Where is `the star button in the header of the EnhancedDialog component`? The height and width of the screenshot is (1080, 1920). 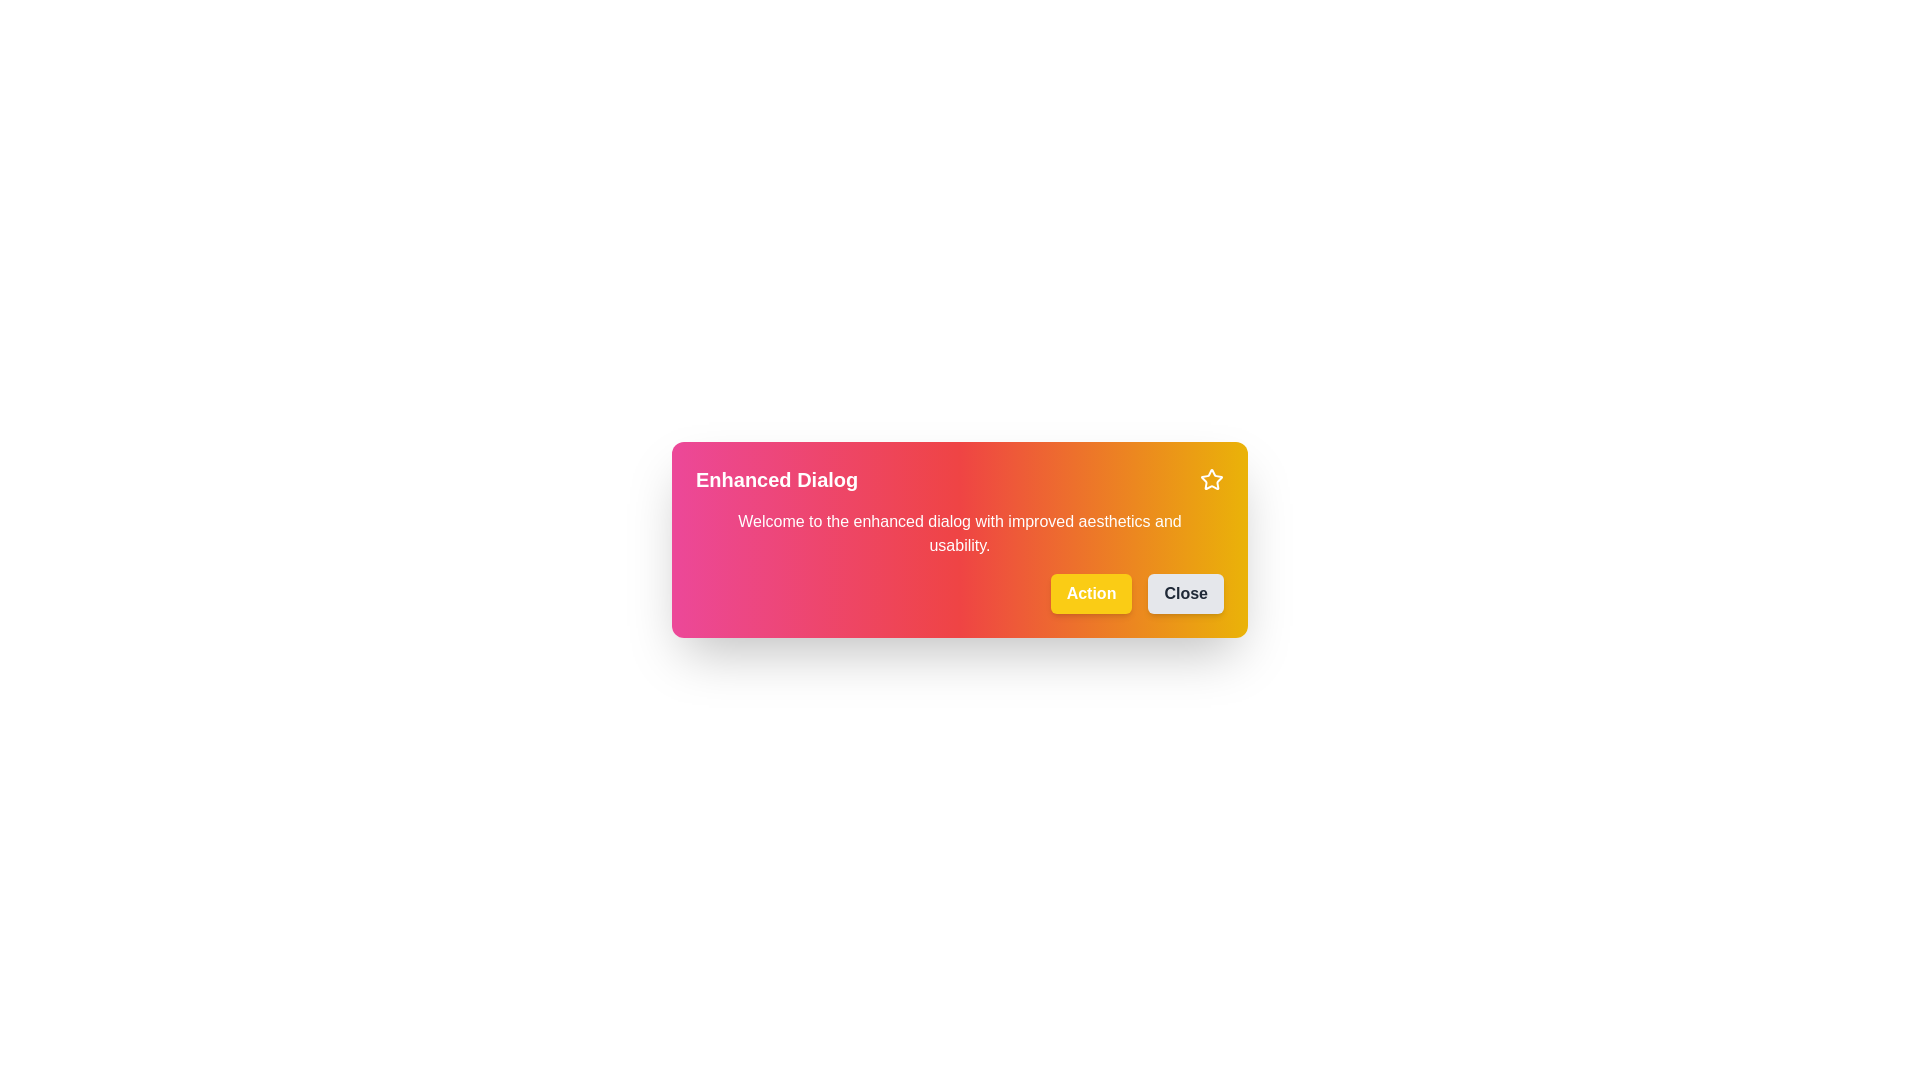
the star button in the header of the EnhancedDialog component is located at coordinates (1210, 479).